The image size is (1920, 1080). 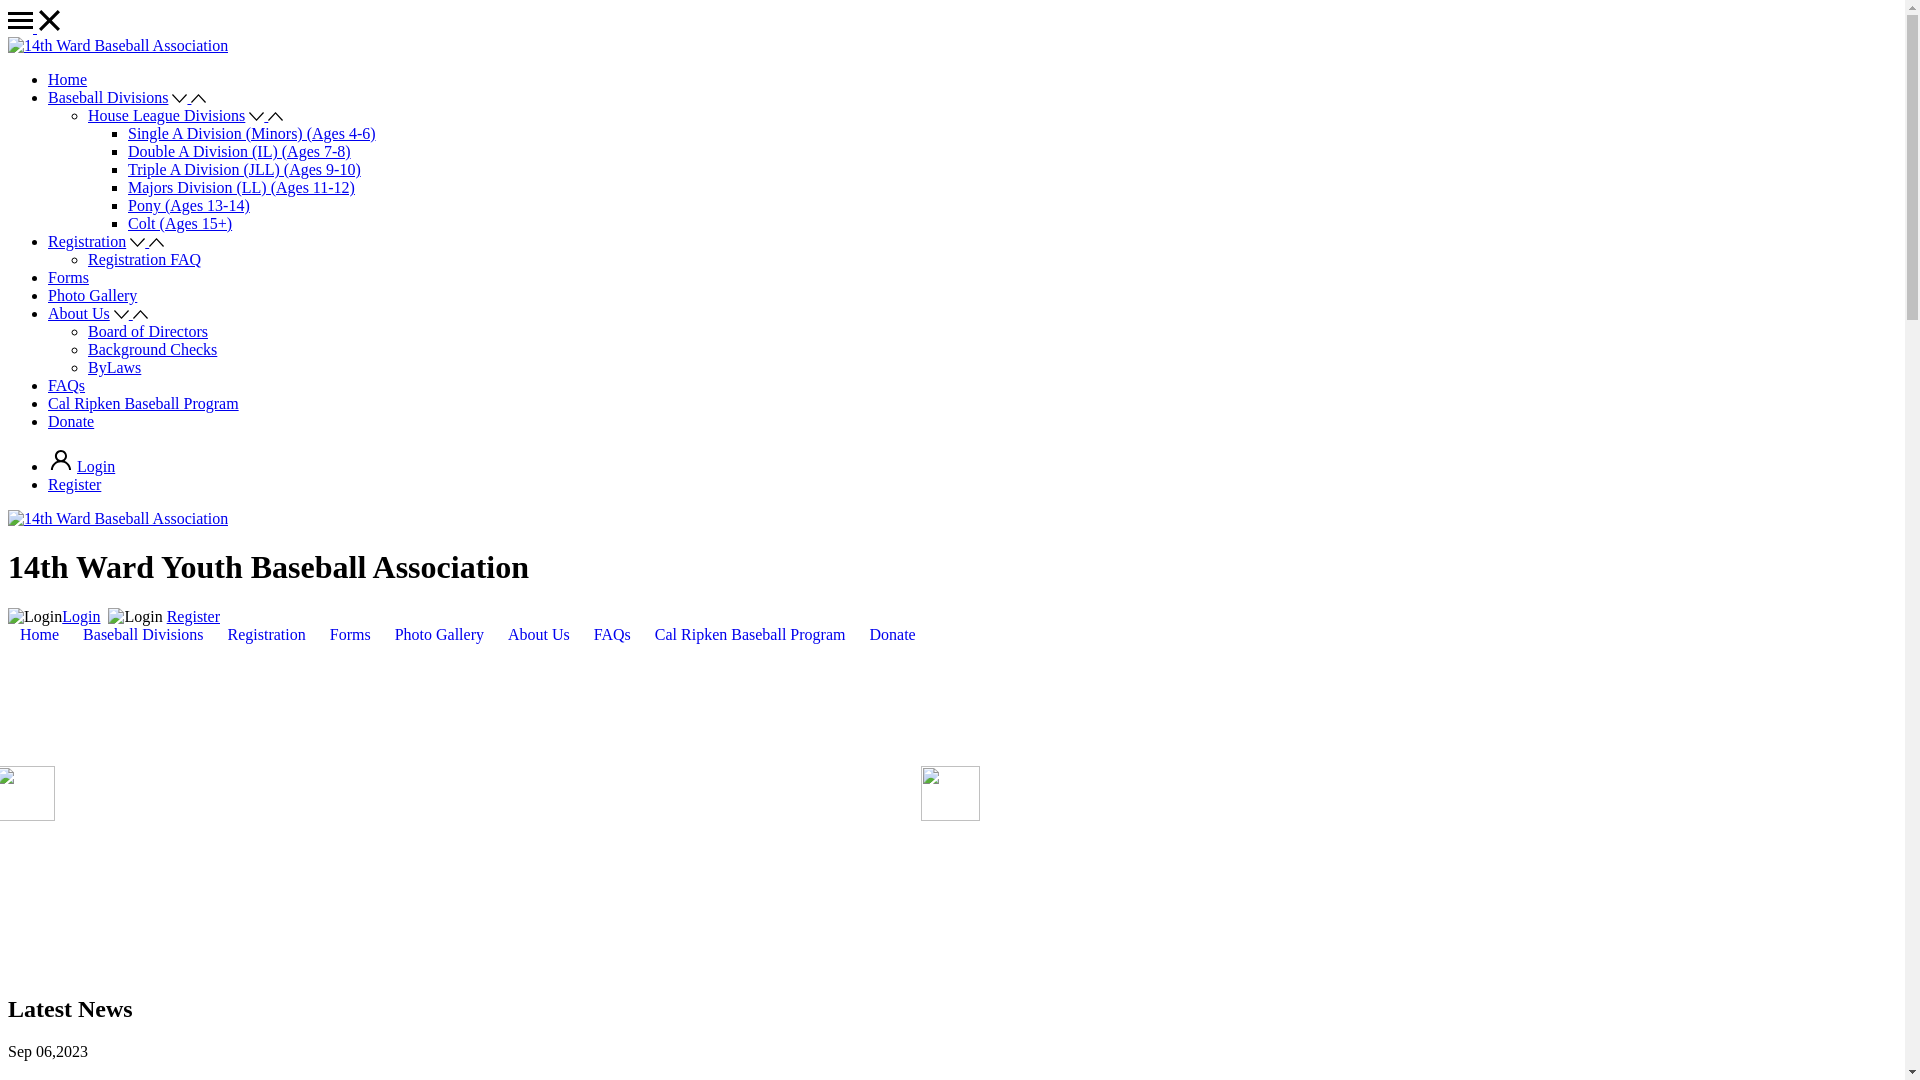 What do you see at coordinates (48, 240) in the screenshot?
I see `'Registration'` at bounding box center [48, 240].